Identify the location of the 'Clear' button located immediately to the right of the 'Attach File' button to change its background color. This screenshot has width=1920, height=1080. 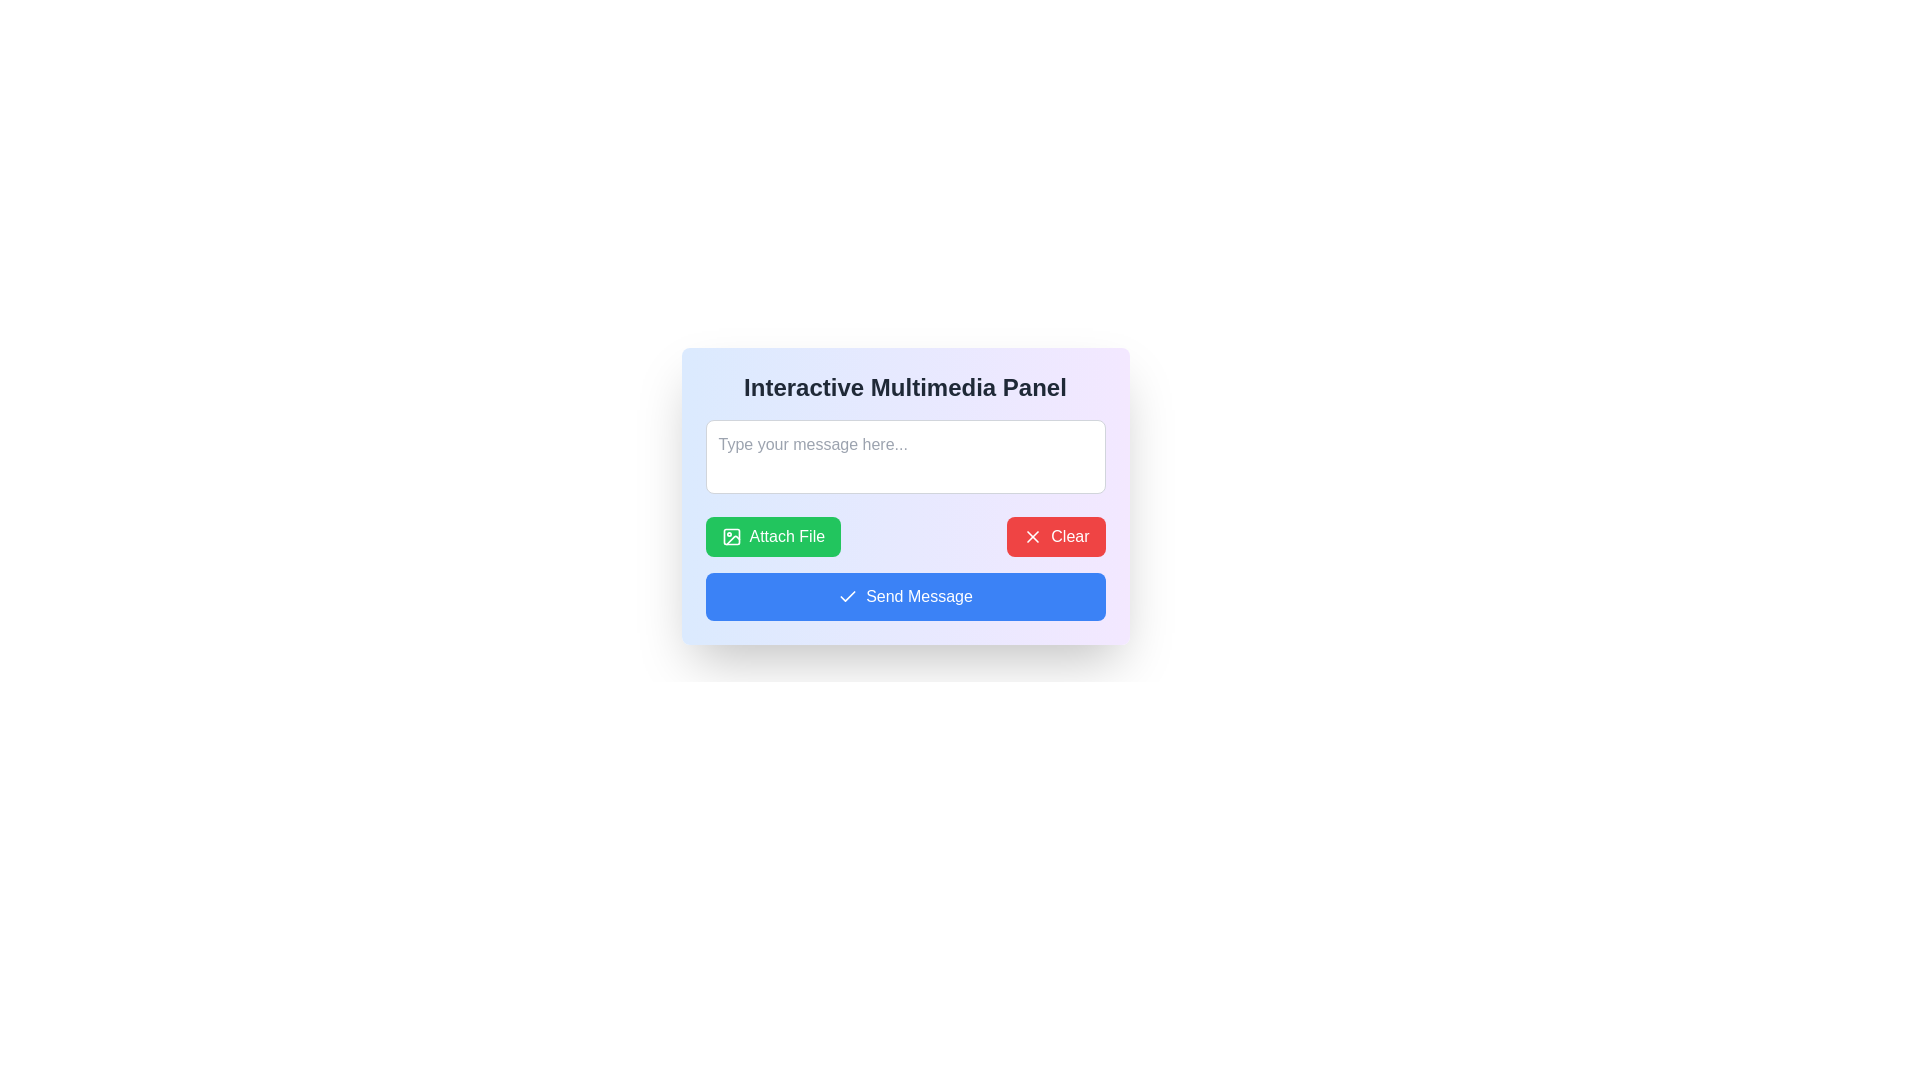
(1055, 535).